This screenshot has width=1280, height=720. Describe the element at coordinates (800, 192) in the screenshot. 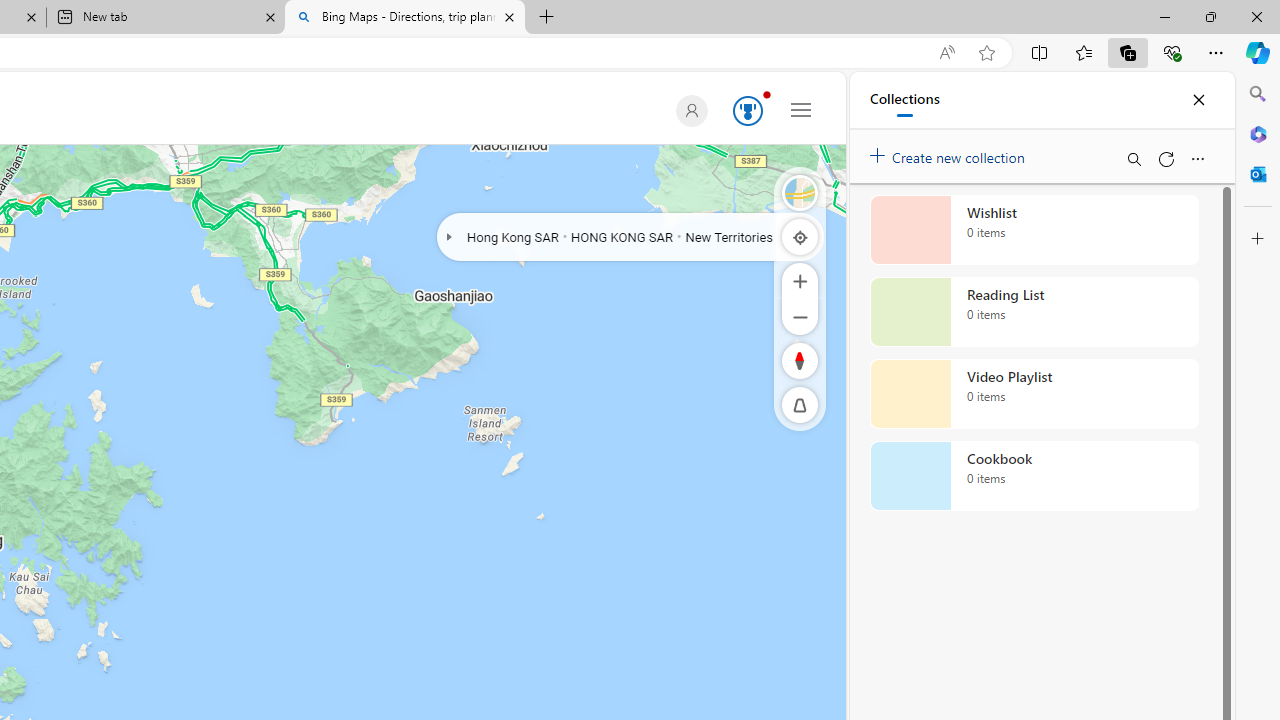

I see `'Streetside'` at that location.